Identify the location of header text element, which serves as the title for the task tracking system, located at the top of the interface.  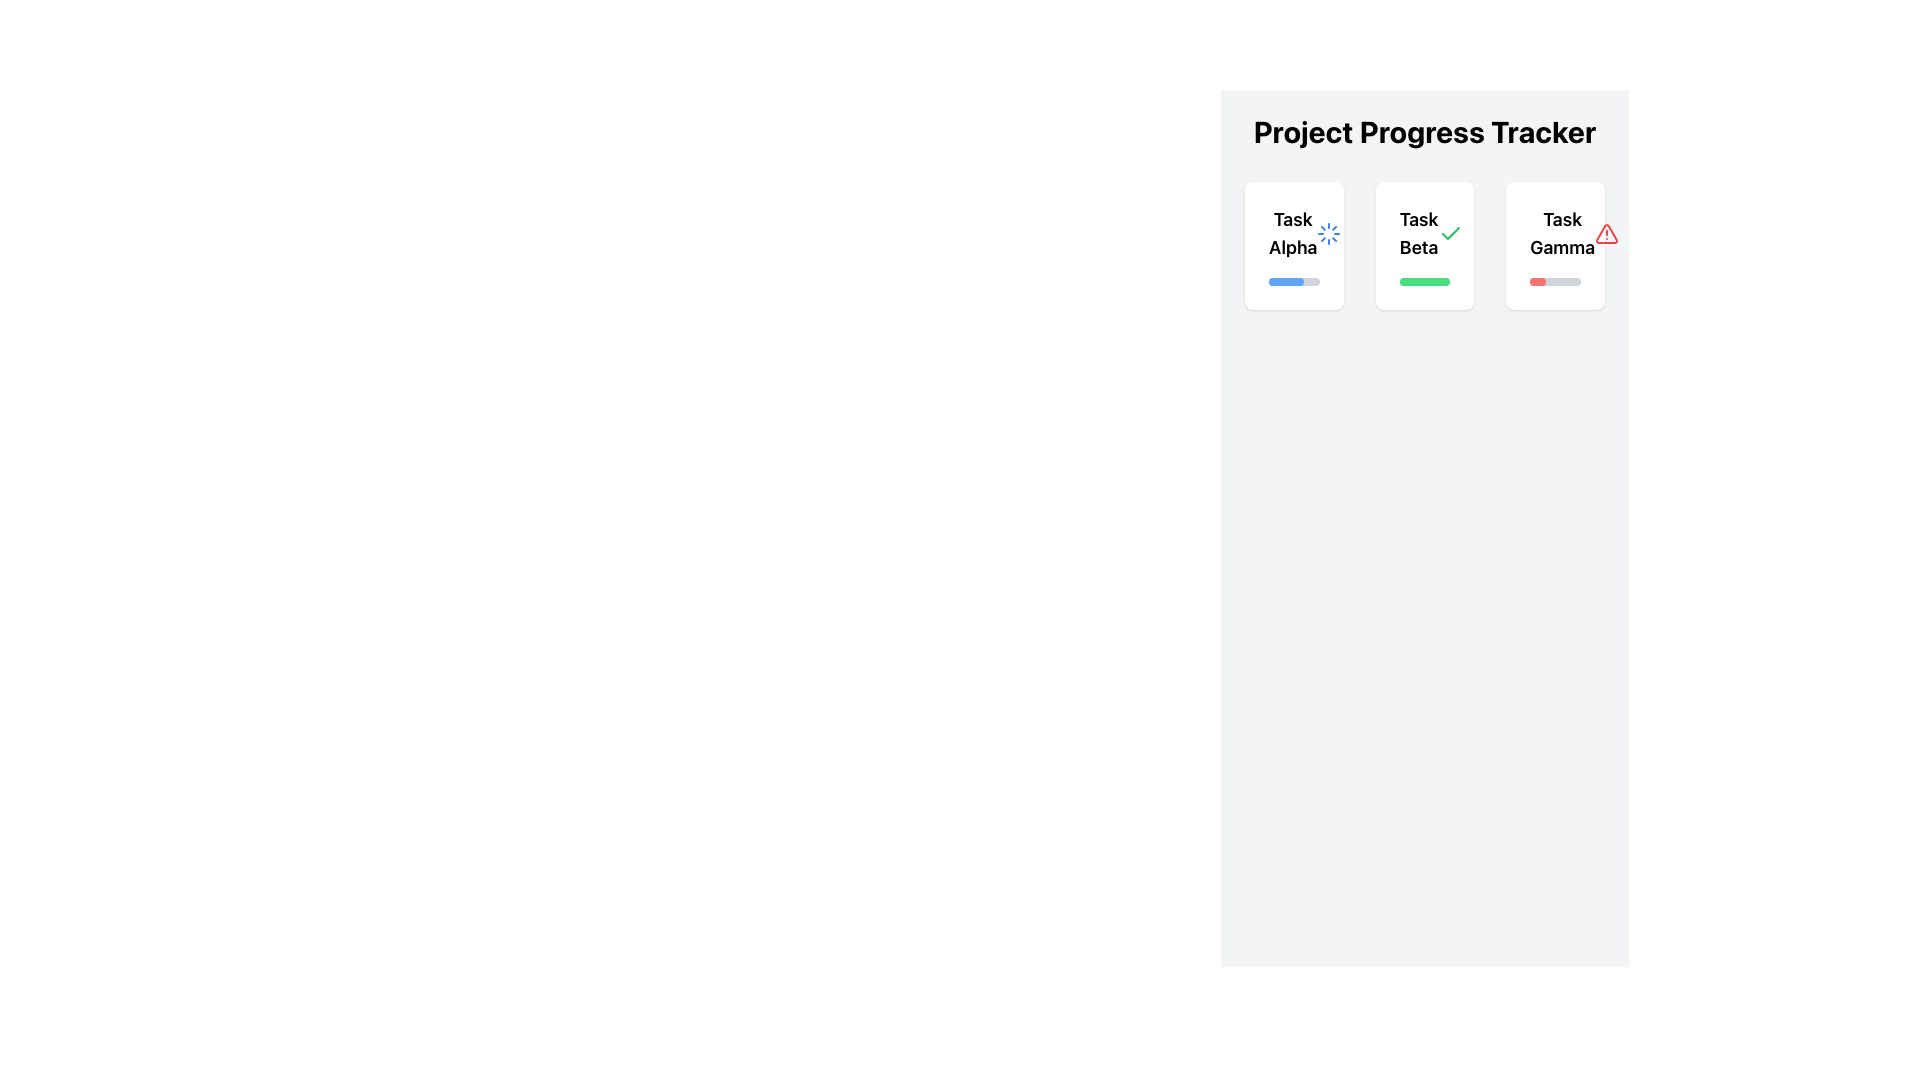
(1424, 131).